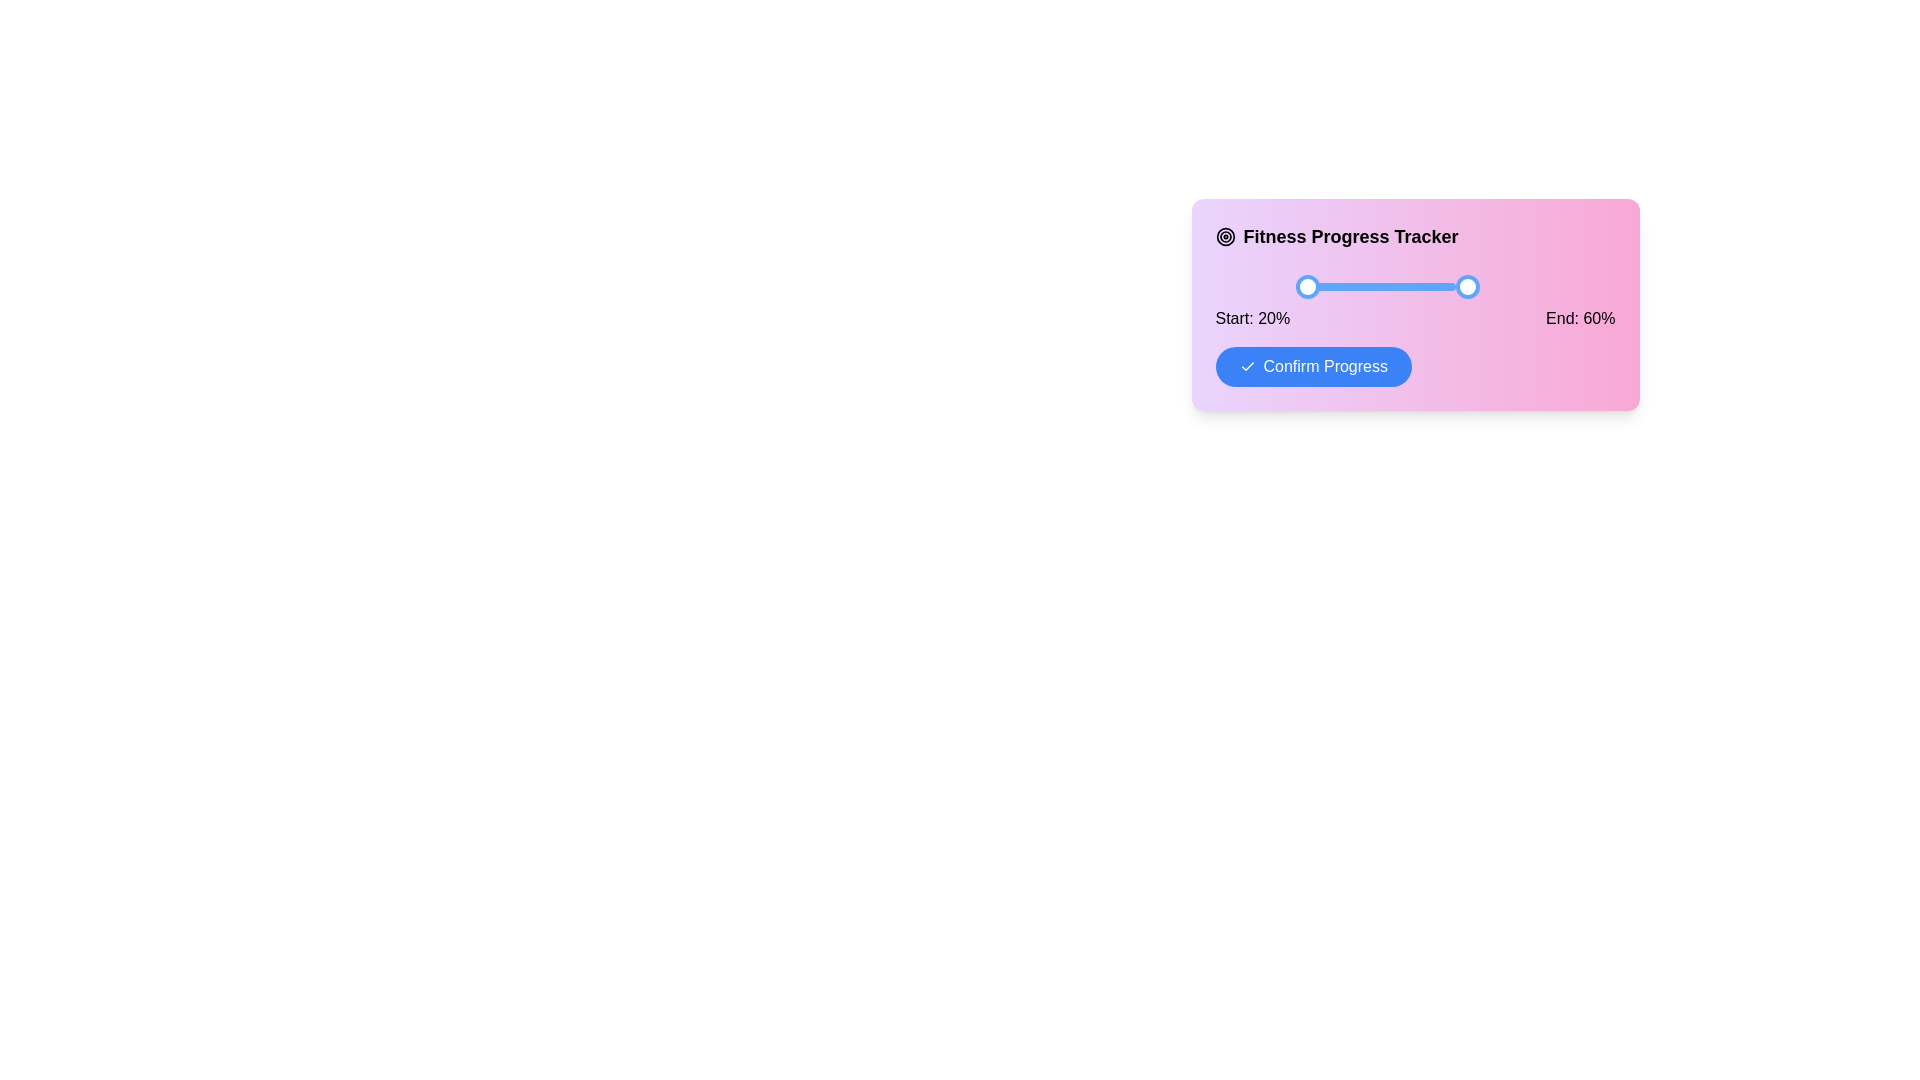 The height and width of the screenshot is (1080, 1920). I want to click on decorative icon located inside the 'Confirm Progress' button, which signifies completion or confirmation, positioned towards the left edge of the button's content area, so click(1246, 366).